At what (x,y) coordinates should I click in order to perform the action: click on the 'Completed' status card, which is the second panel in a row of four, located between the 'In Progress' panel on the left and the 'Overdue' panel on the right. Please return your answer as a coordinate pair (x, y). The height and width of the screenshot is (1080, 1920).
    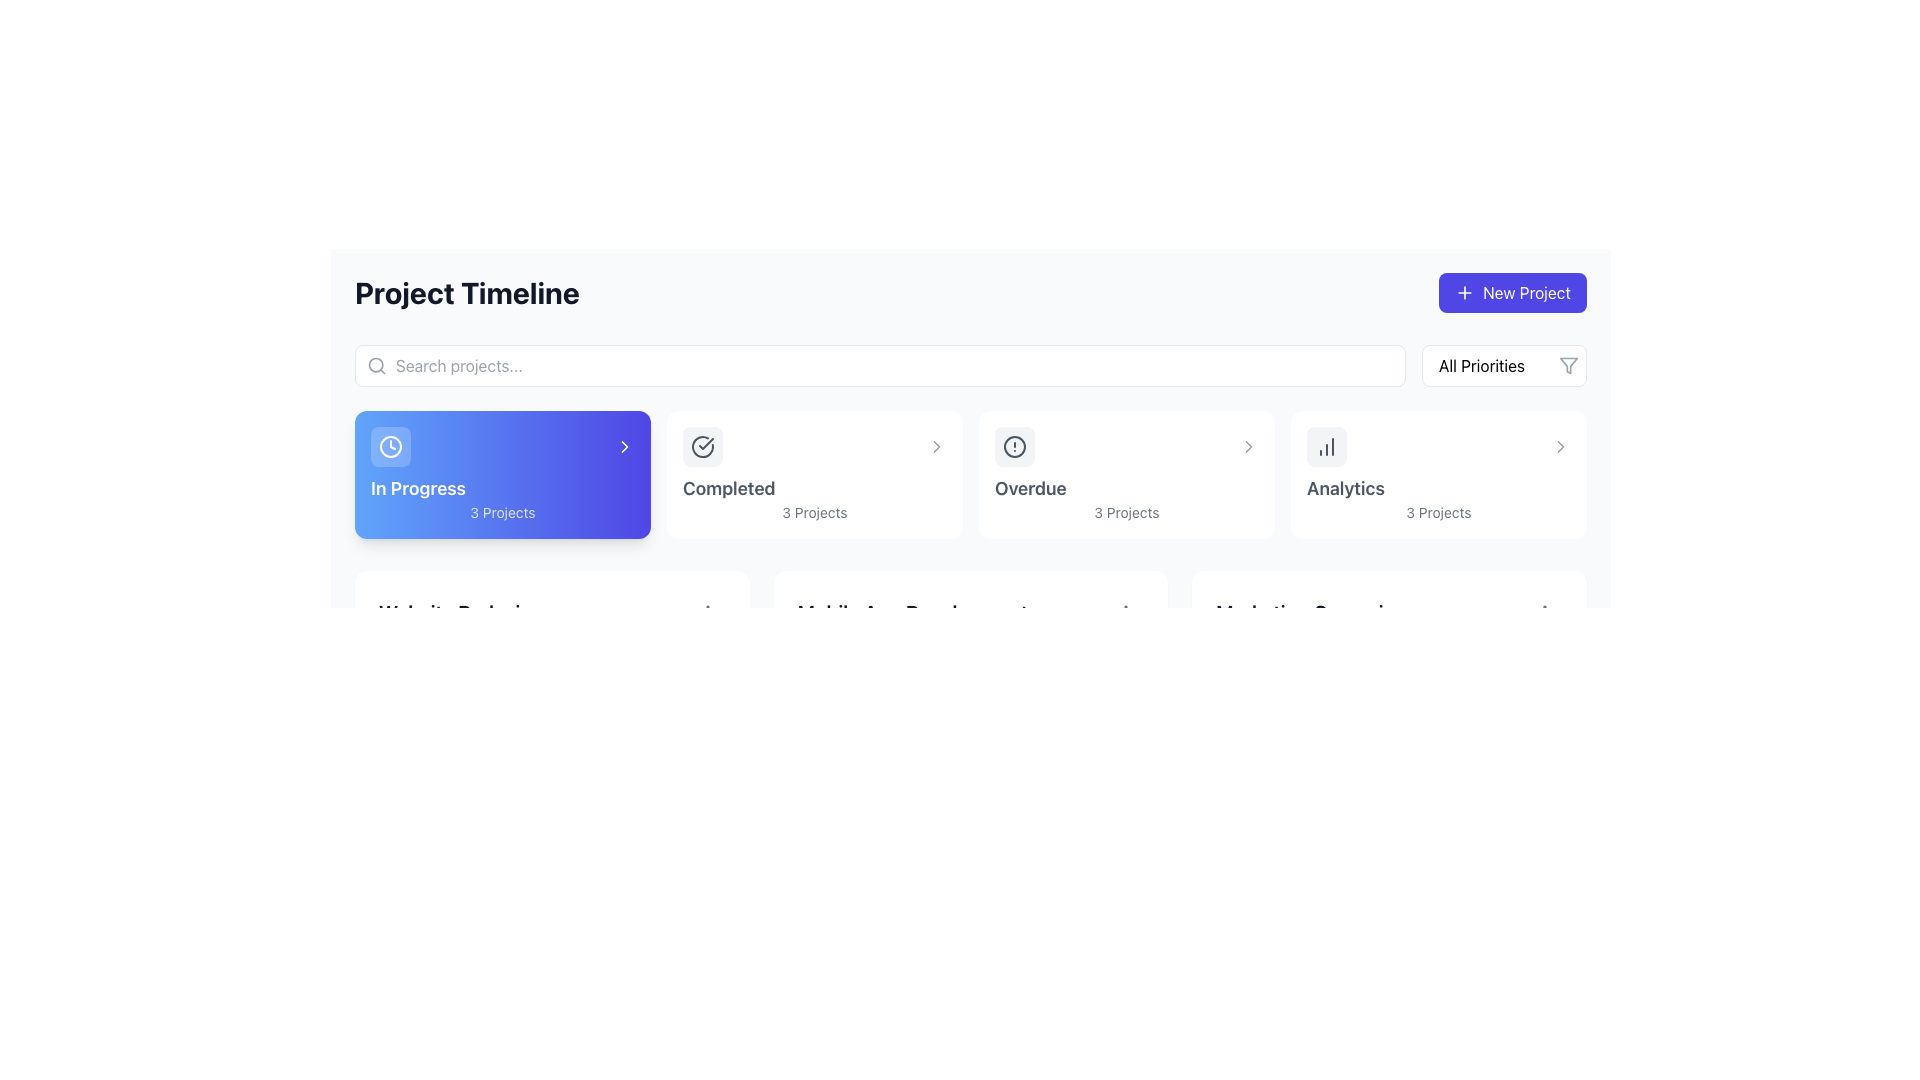
    Looking at the image, I should click on (815, 474).